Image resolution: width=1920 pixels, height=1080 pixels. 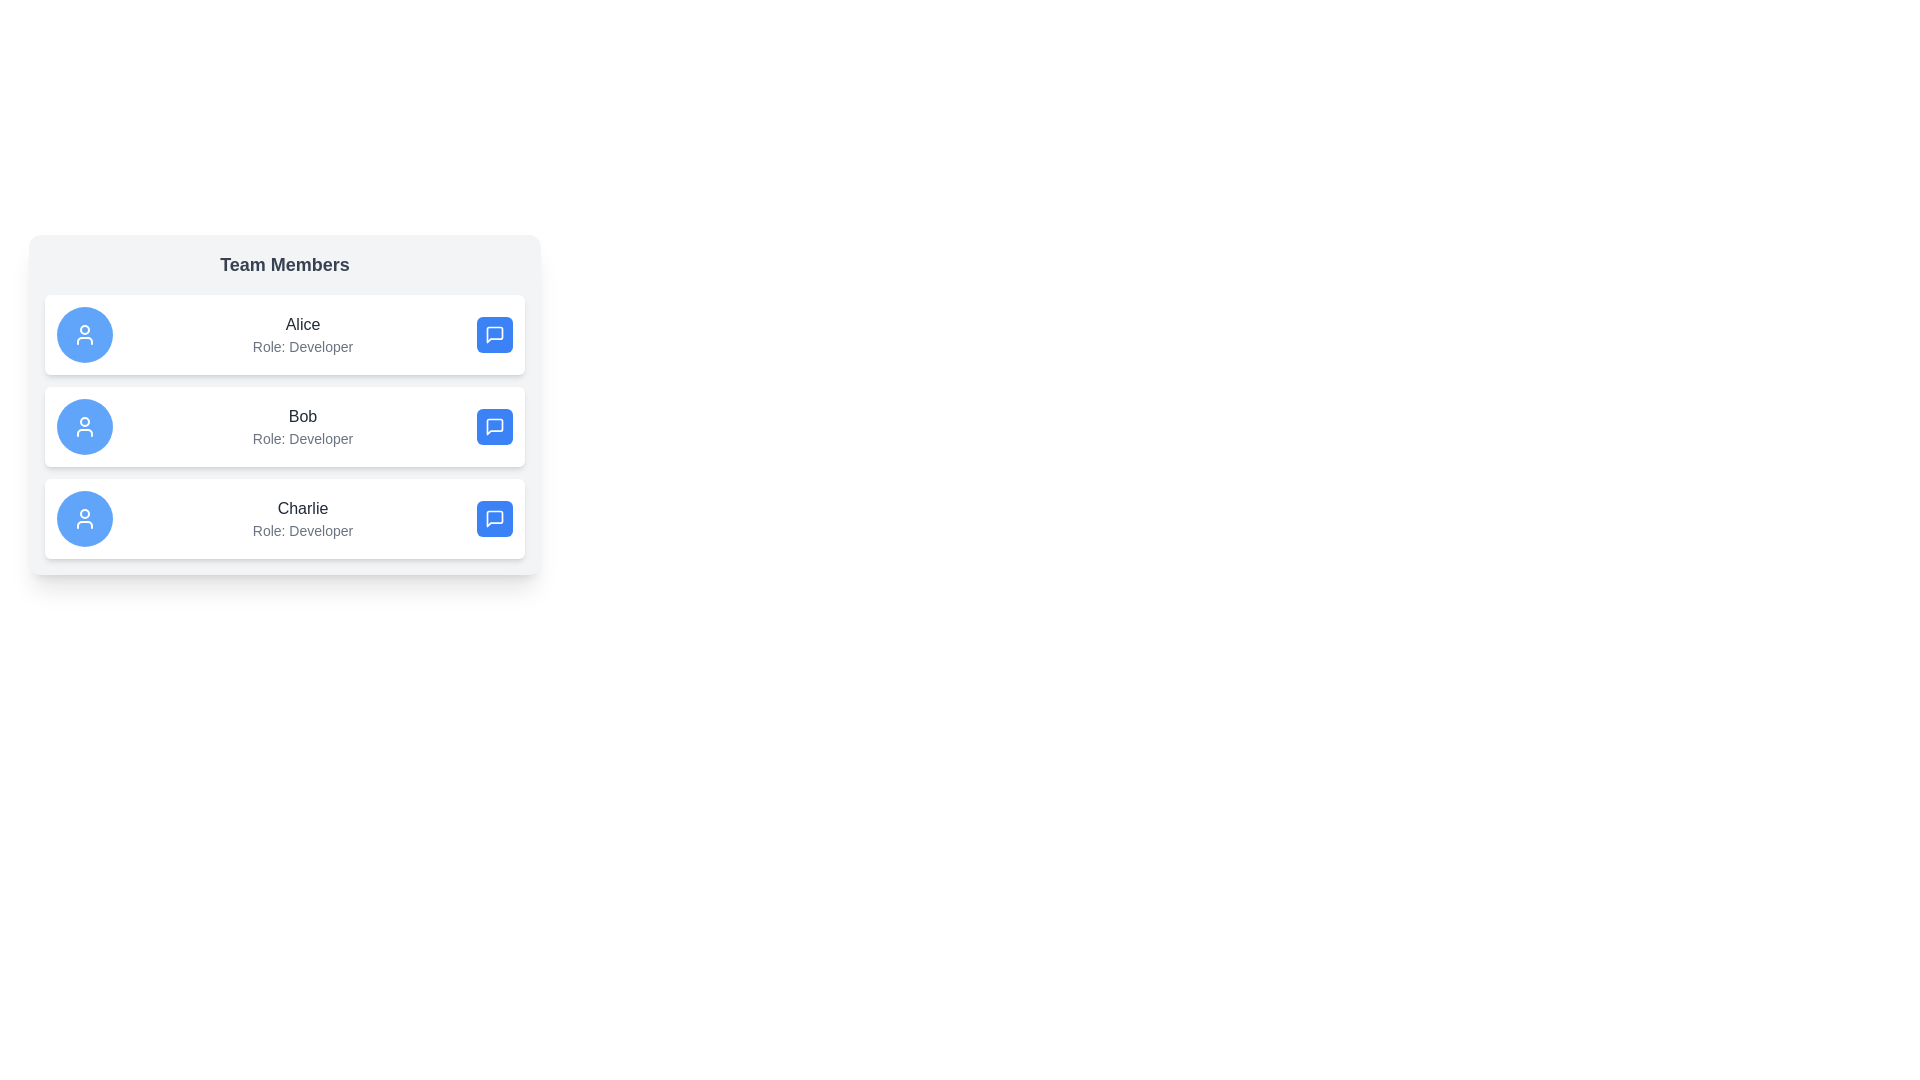 What do you see at coordinates (84, 426) in the screenshot?
I see `the Avatar Icon, which is a circular icon with a blue background and a white user-themed graphic, located beside the name 'Bob' and the role 'Developer' in the second row of the user information list` at bounding box center [84, 426].